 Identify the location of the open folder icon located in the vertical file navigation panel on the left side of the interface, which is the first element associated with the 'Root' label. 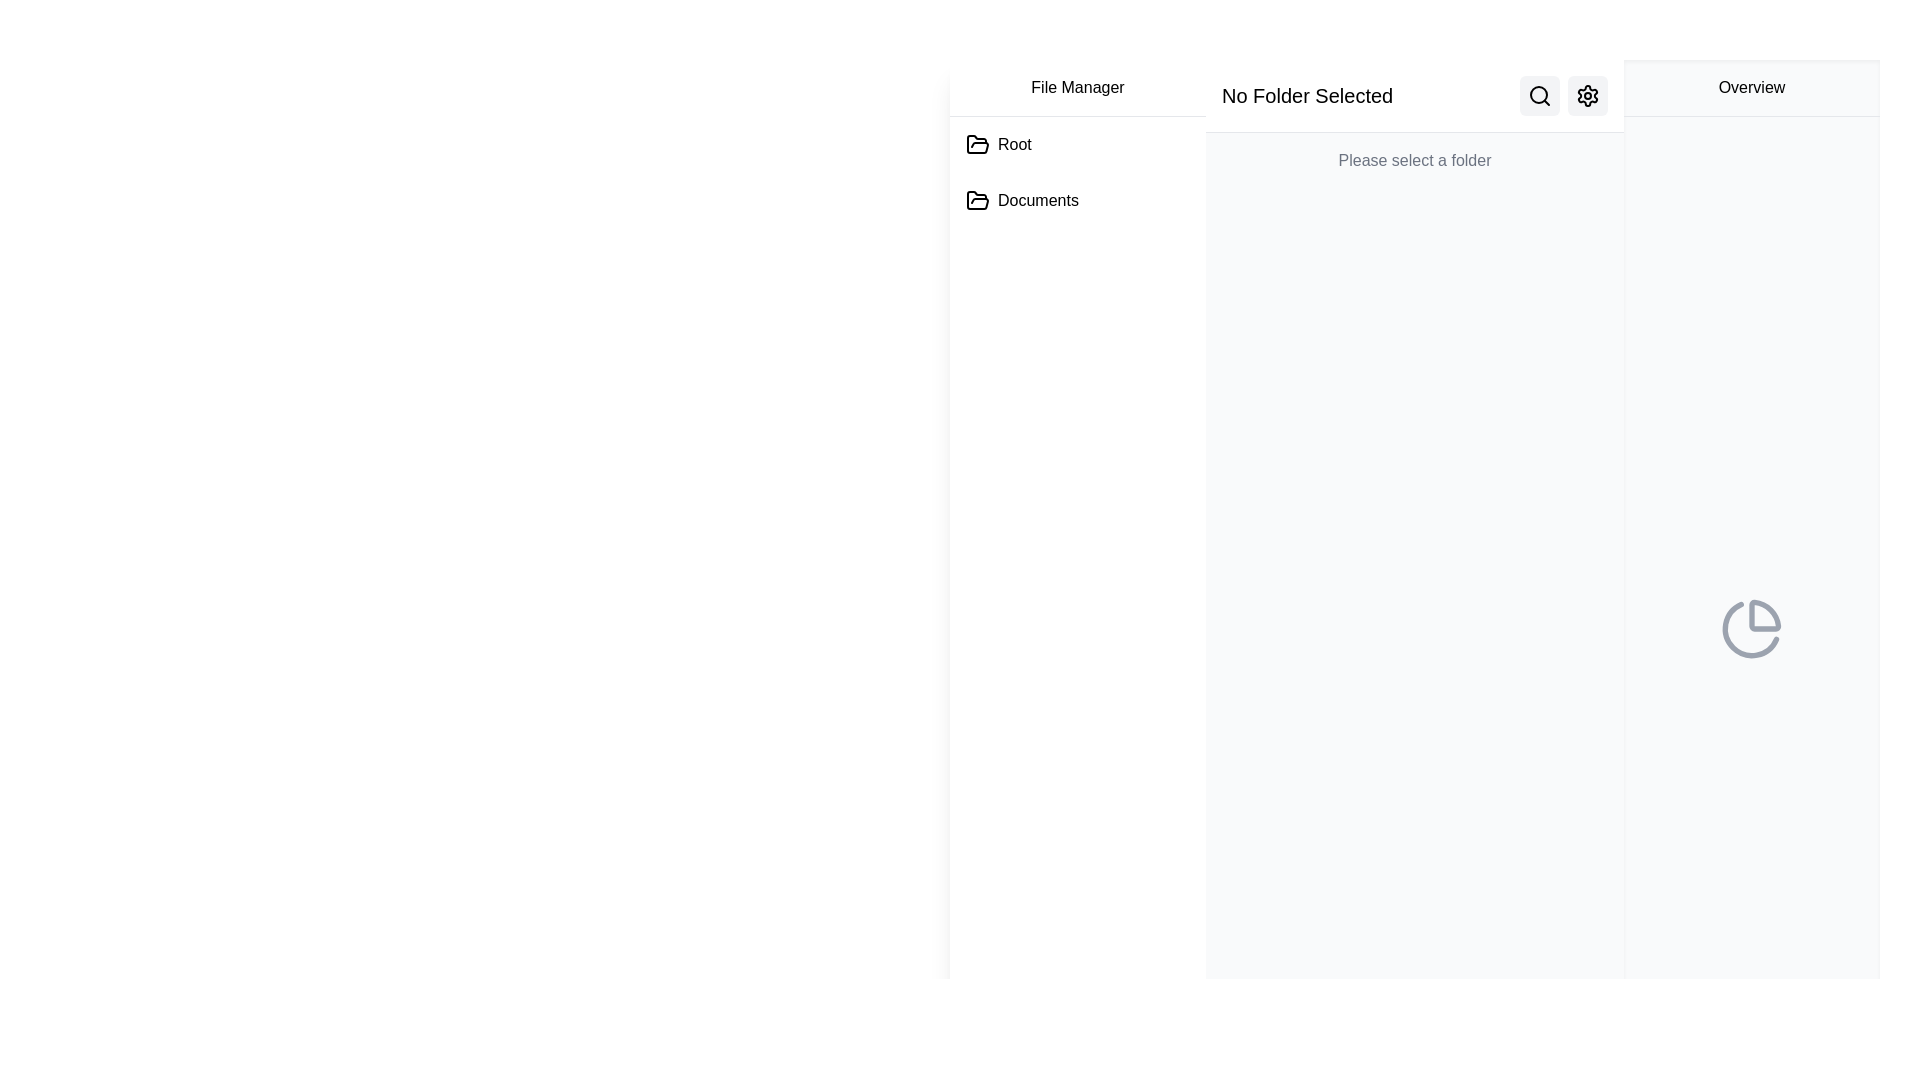
(978, 143).